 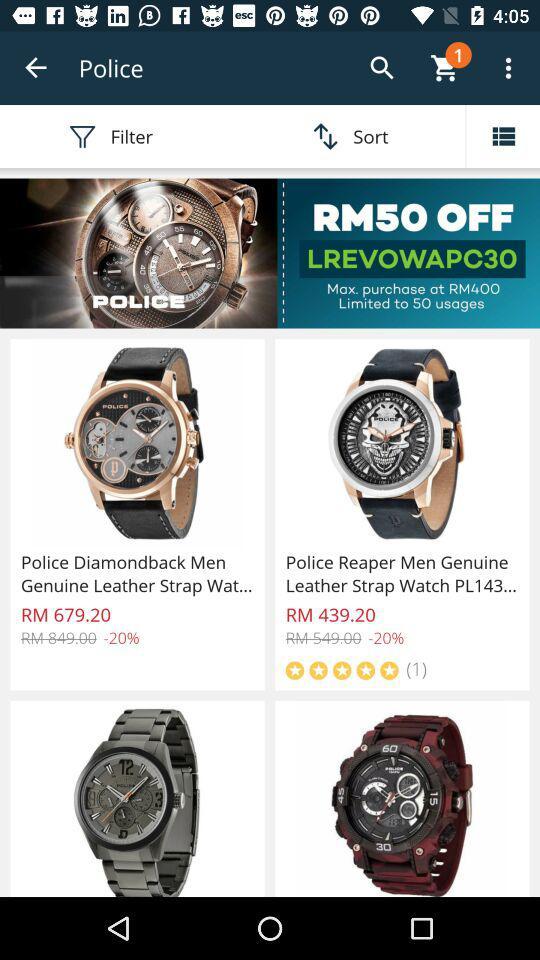 I want to click on see more details about this, so click(x=270, y=252).